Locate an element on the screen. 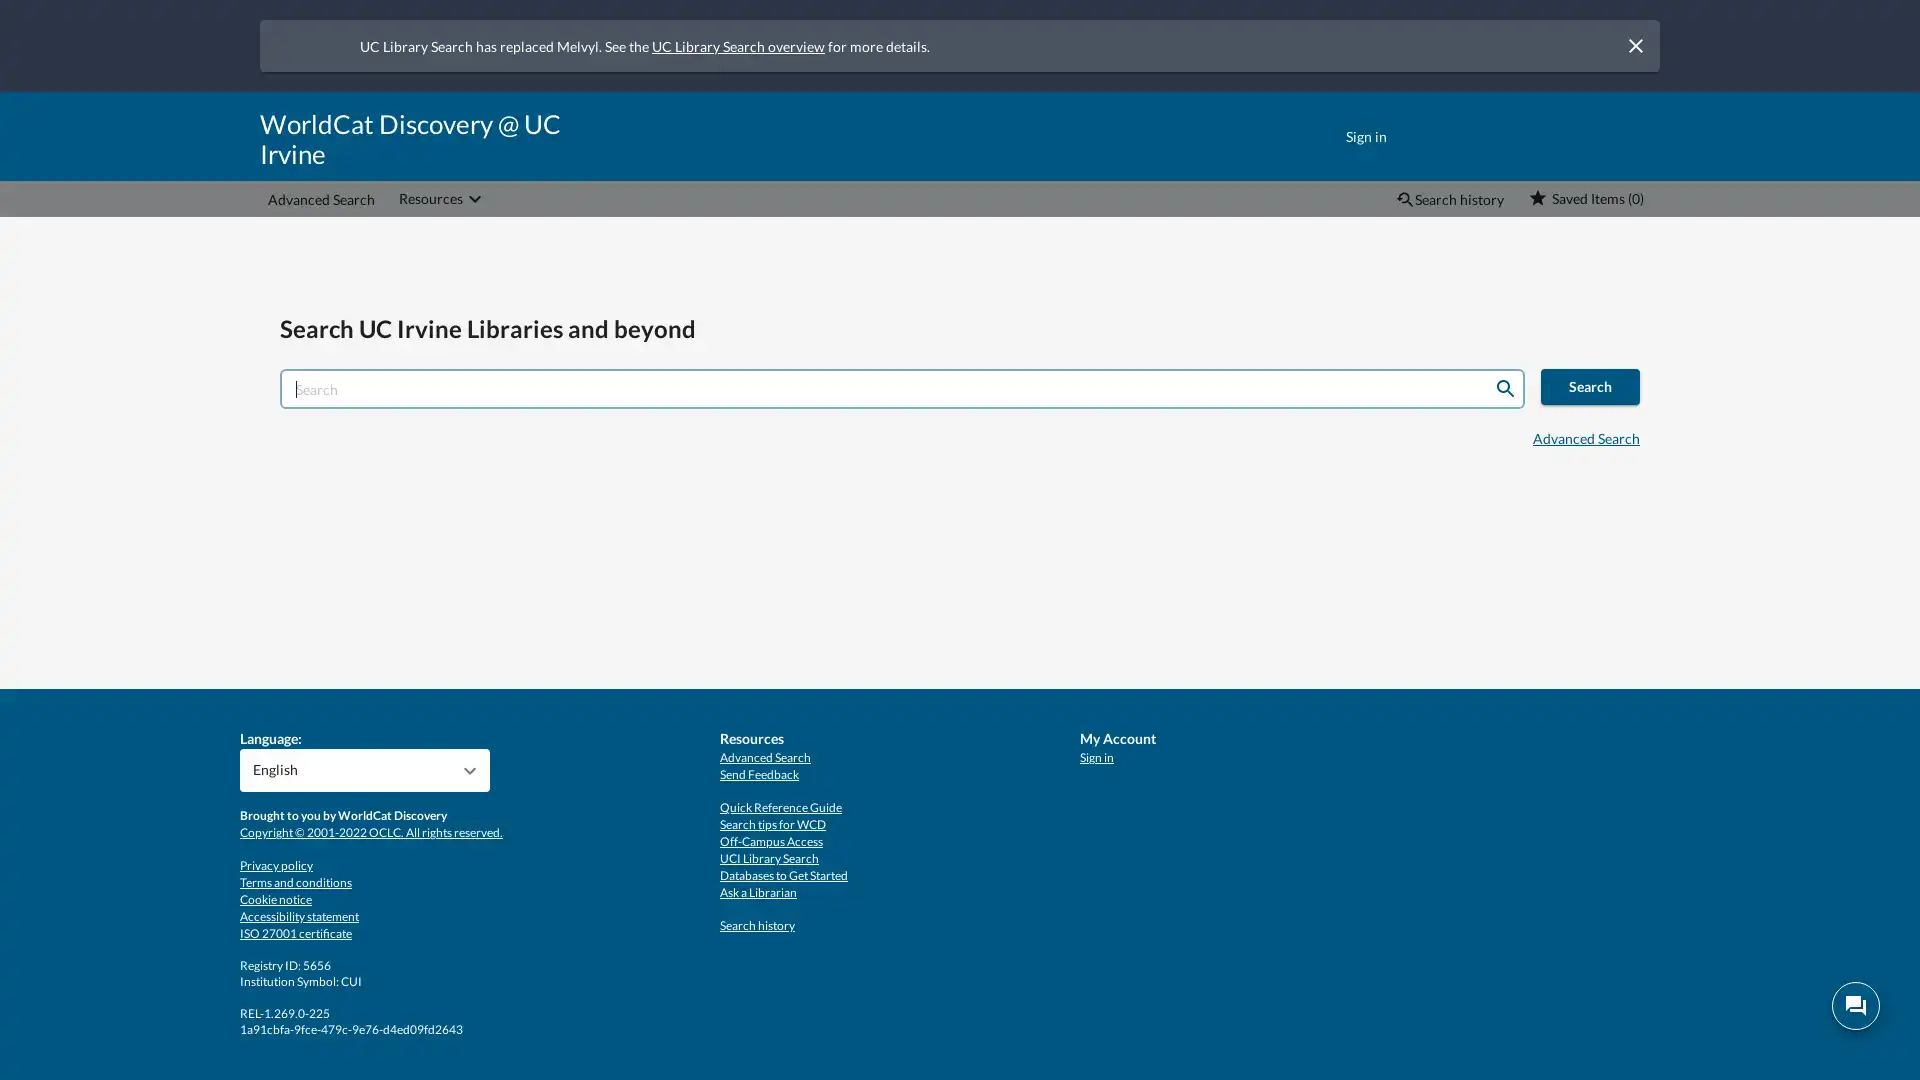 The image size is (1920, 1080). Resources is located at coordinates (441, 199).